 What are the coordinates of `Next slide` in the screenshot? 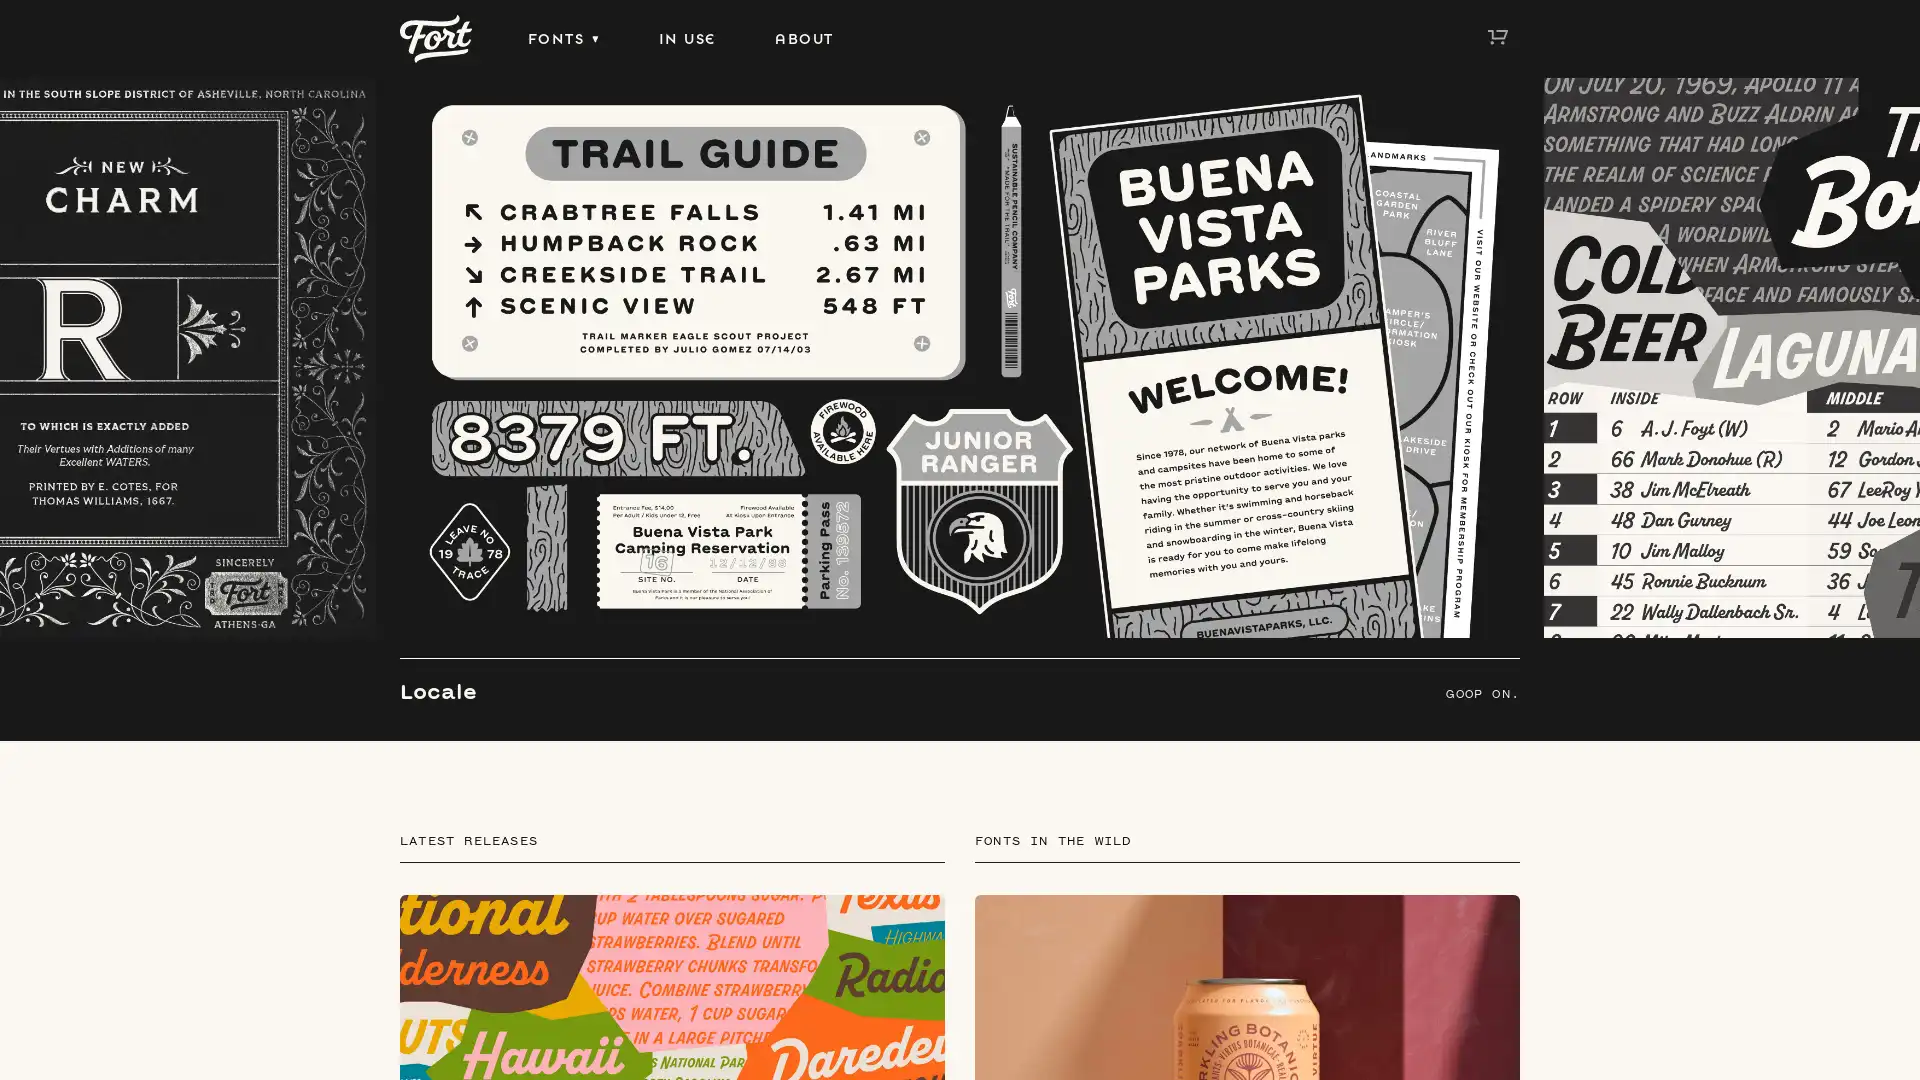 It's located at (1885, 542).